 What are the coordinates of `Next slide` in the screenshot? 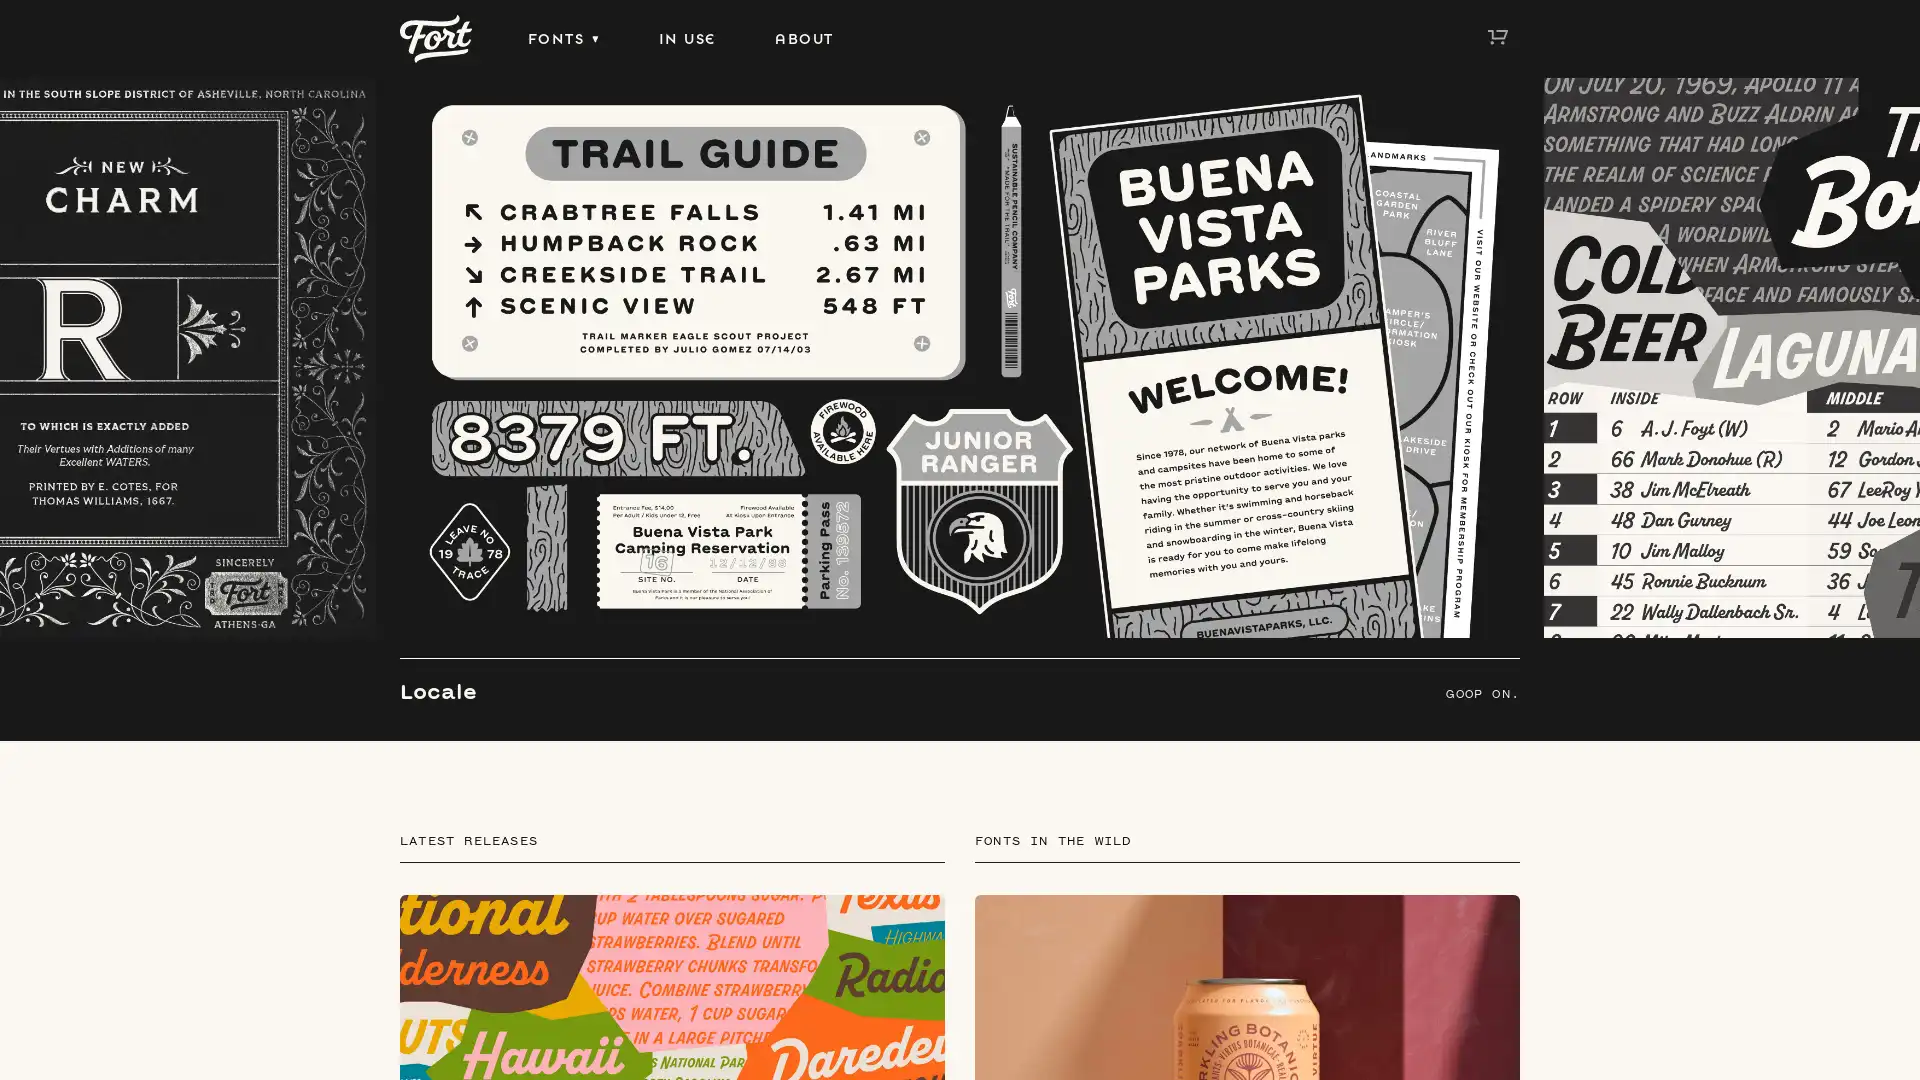 It's located at (1885, 542).